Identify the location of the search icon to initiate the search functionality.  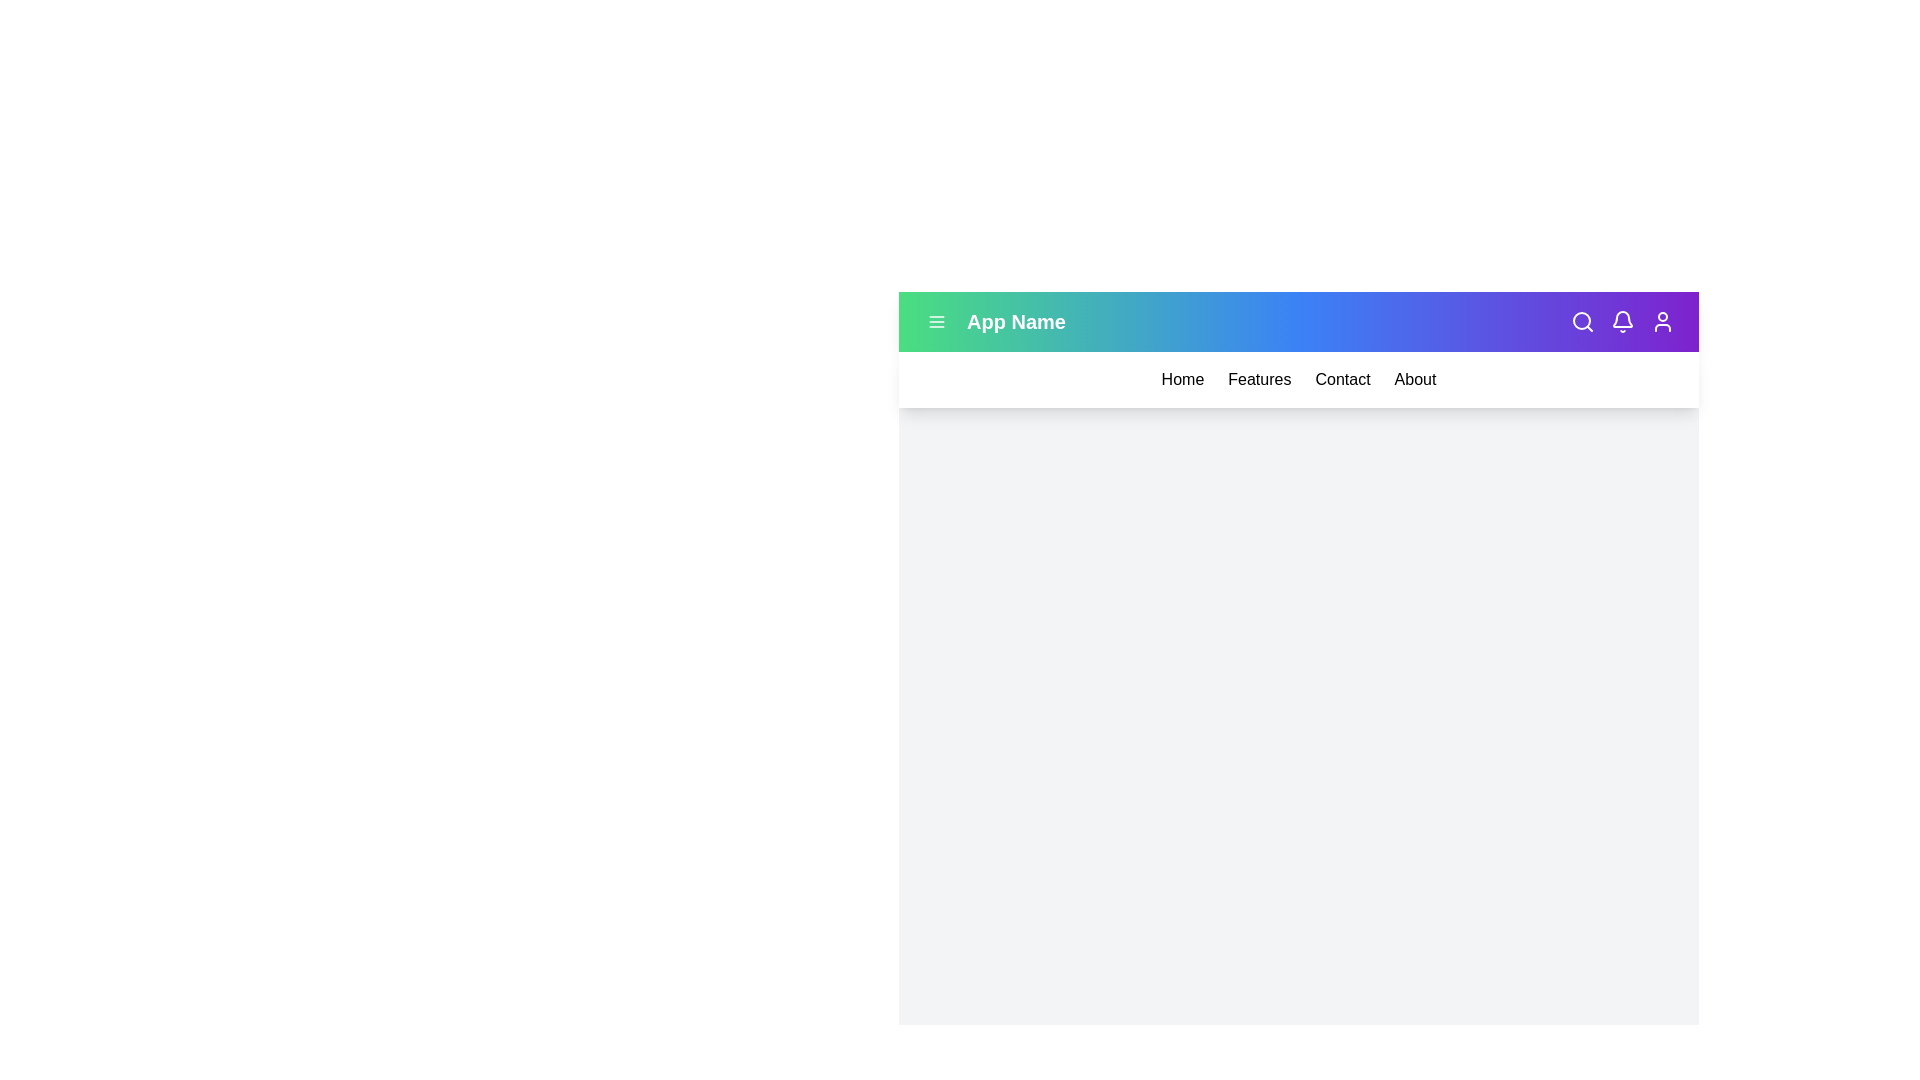
(1582, 320).